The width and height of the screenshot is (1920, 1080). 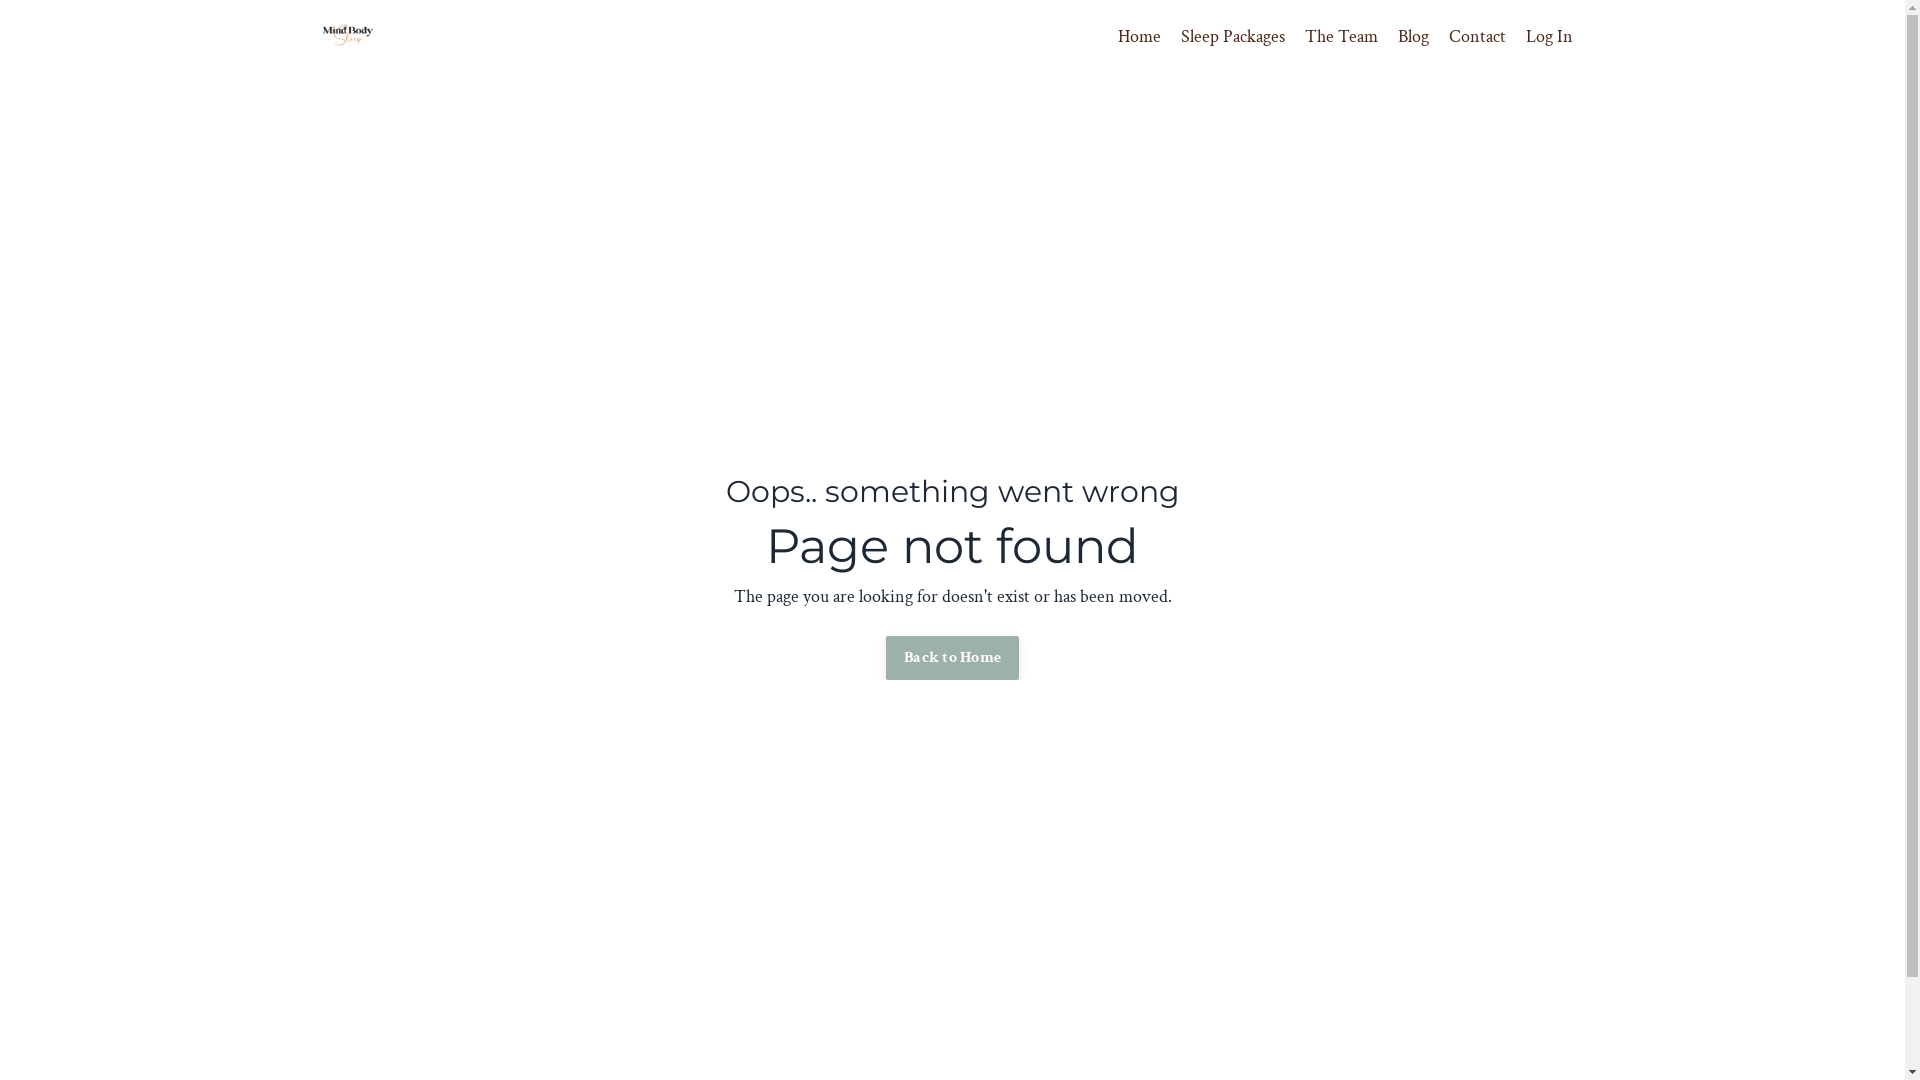 What do you see at coordinates (1340, 37) in the screenshot?
I see `'The Team'` at bounding box center [1340, 37].